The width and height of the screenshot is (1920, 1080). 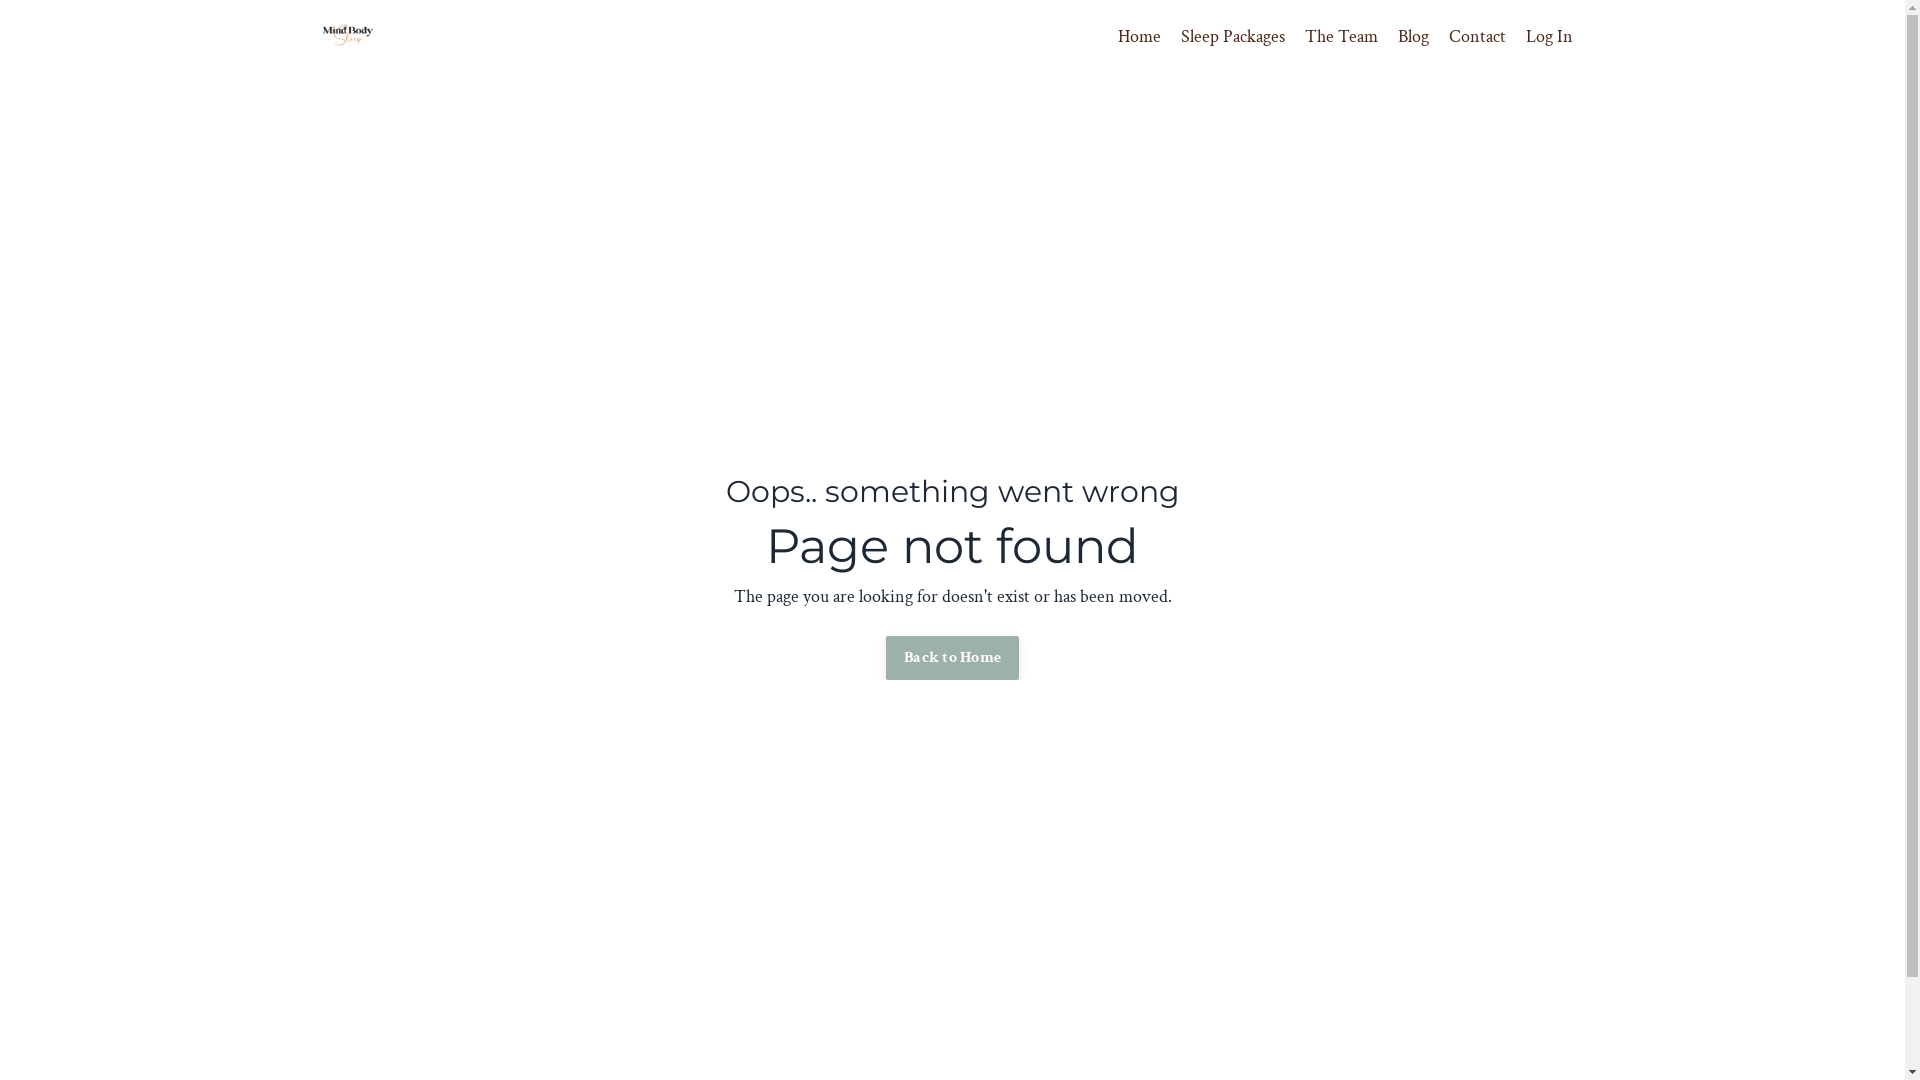 What do you see at coordinates (1340, 37) in the screenshot?
I see `'The Team'` at bounding box center [1340, 37].